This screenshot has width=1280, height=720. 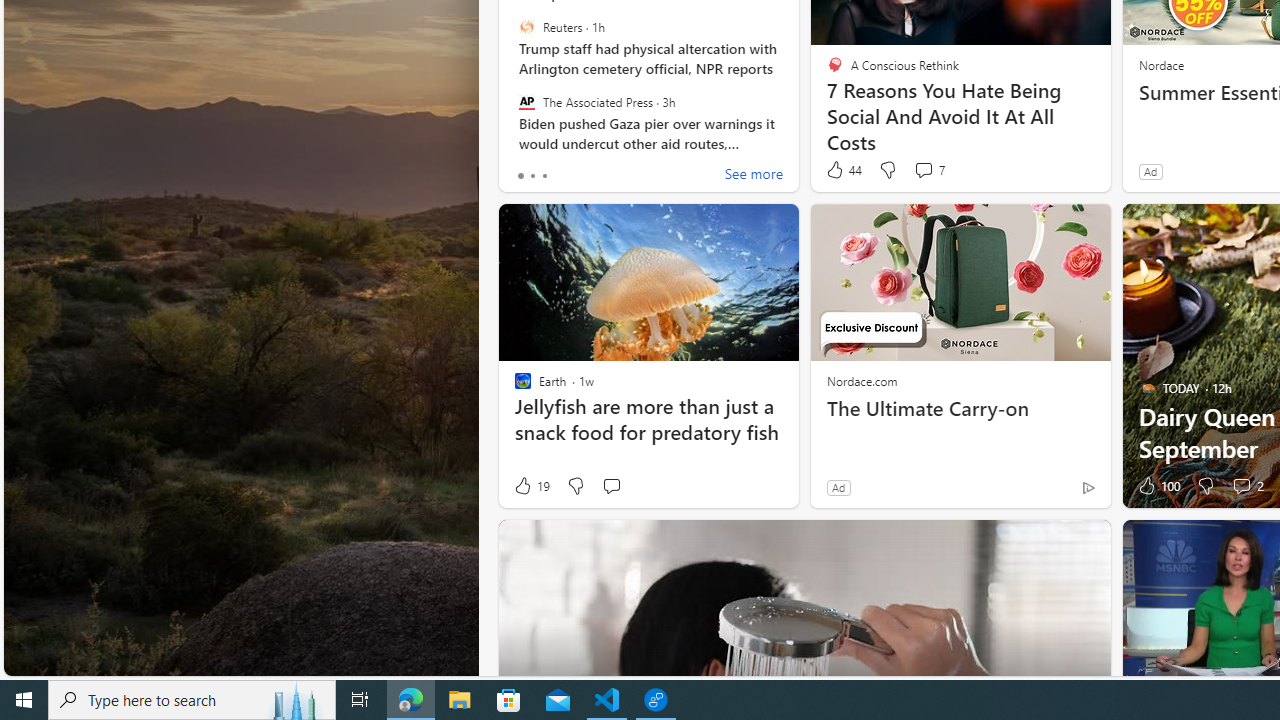 What do you see at coordinates (752, 175) in the screenshot?
I see `'See more'` at bounding box center [752, 175].